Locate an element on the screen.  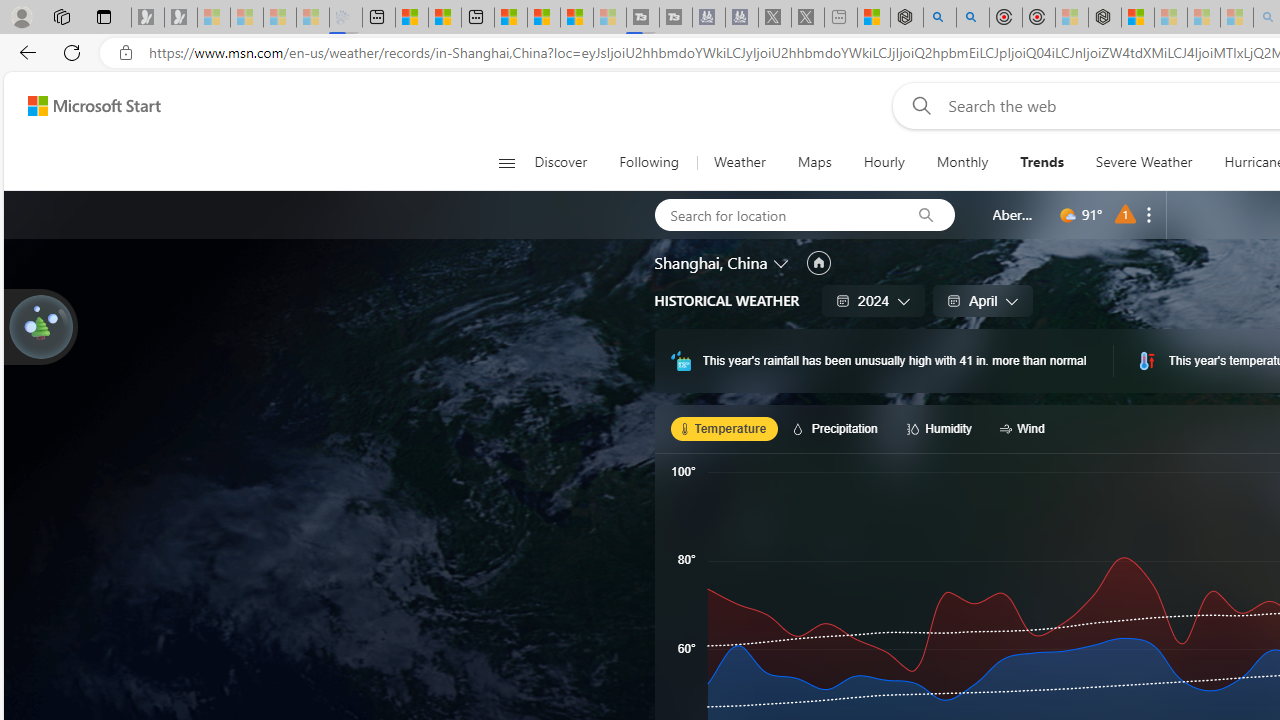
'Trends' is located at coordinates (1040, 162).